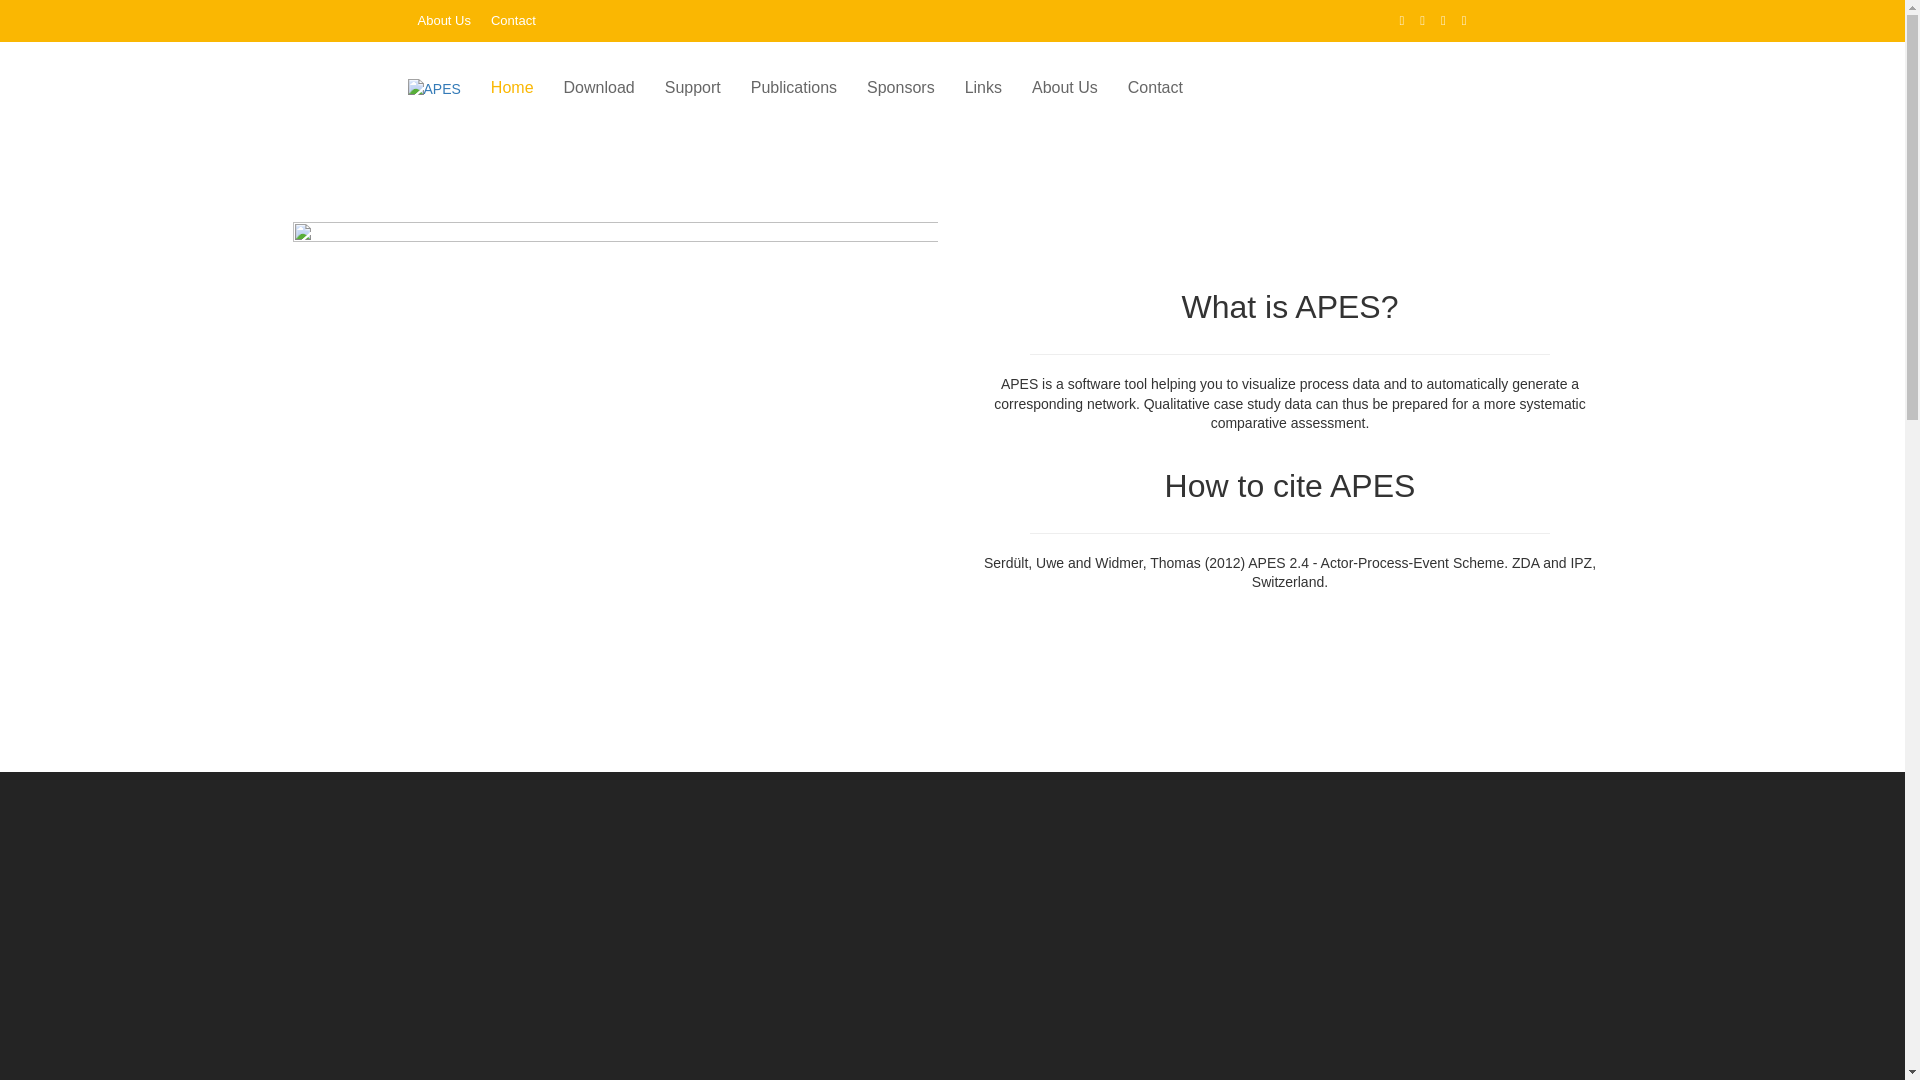  I want to click on 'Download', so click(598, 87).